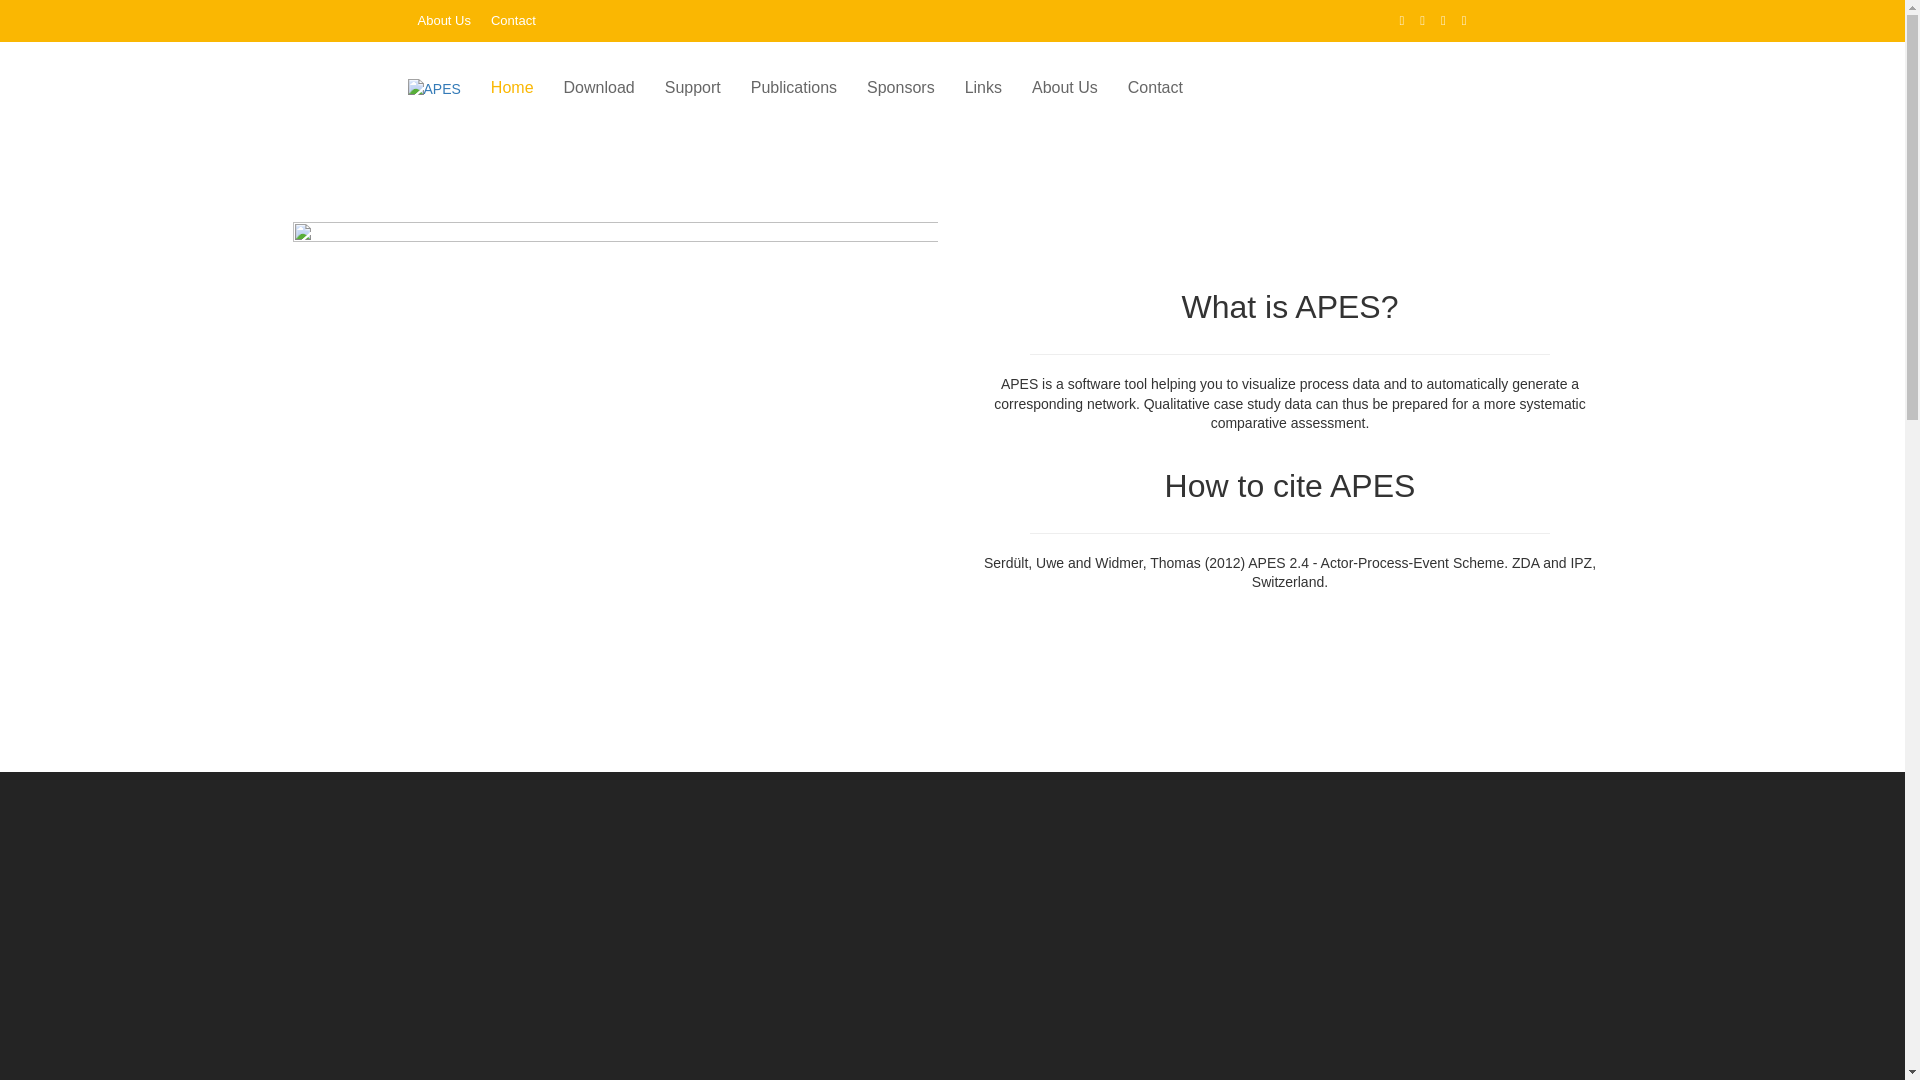  I want to click on 'Download', so click(598, 87).